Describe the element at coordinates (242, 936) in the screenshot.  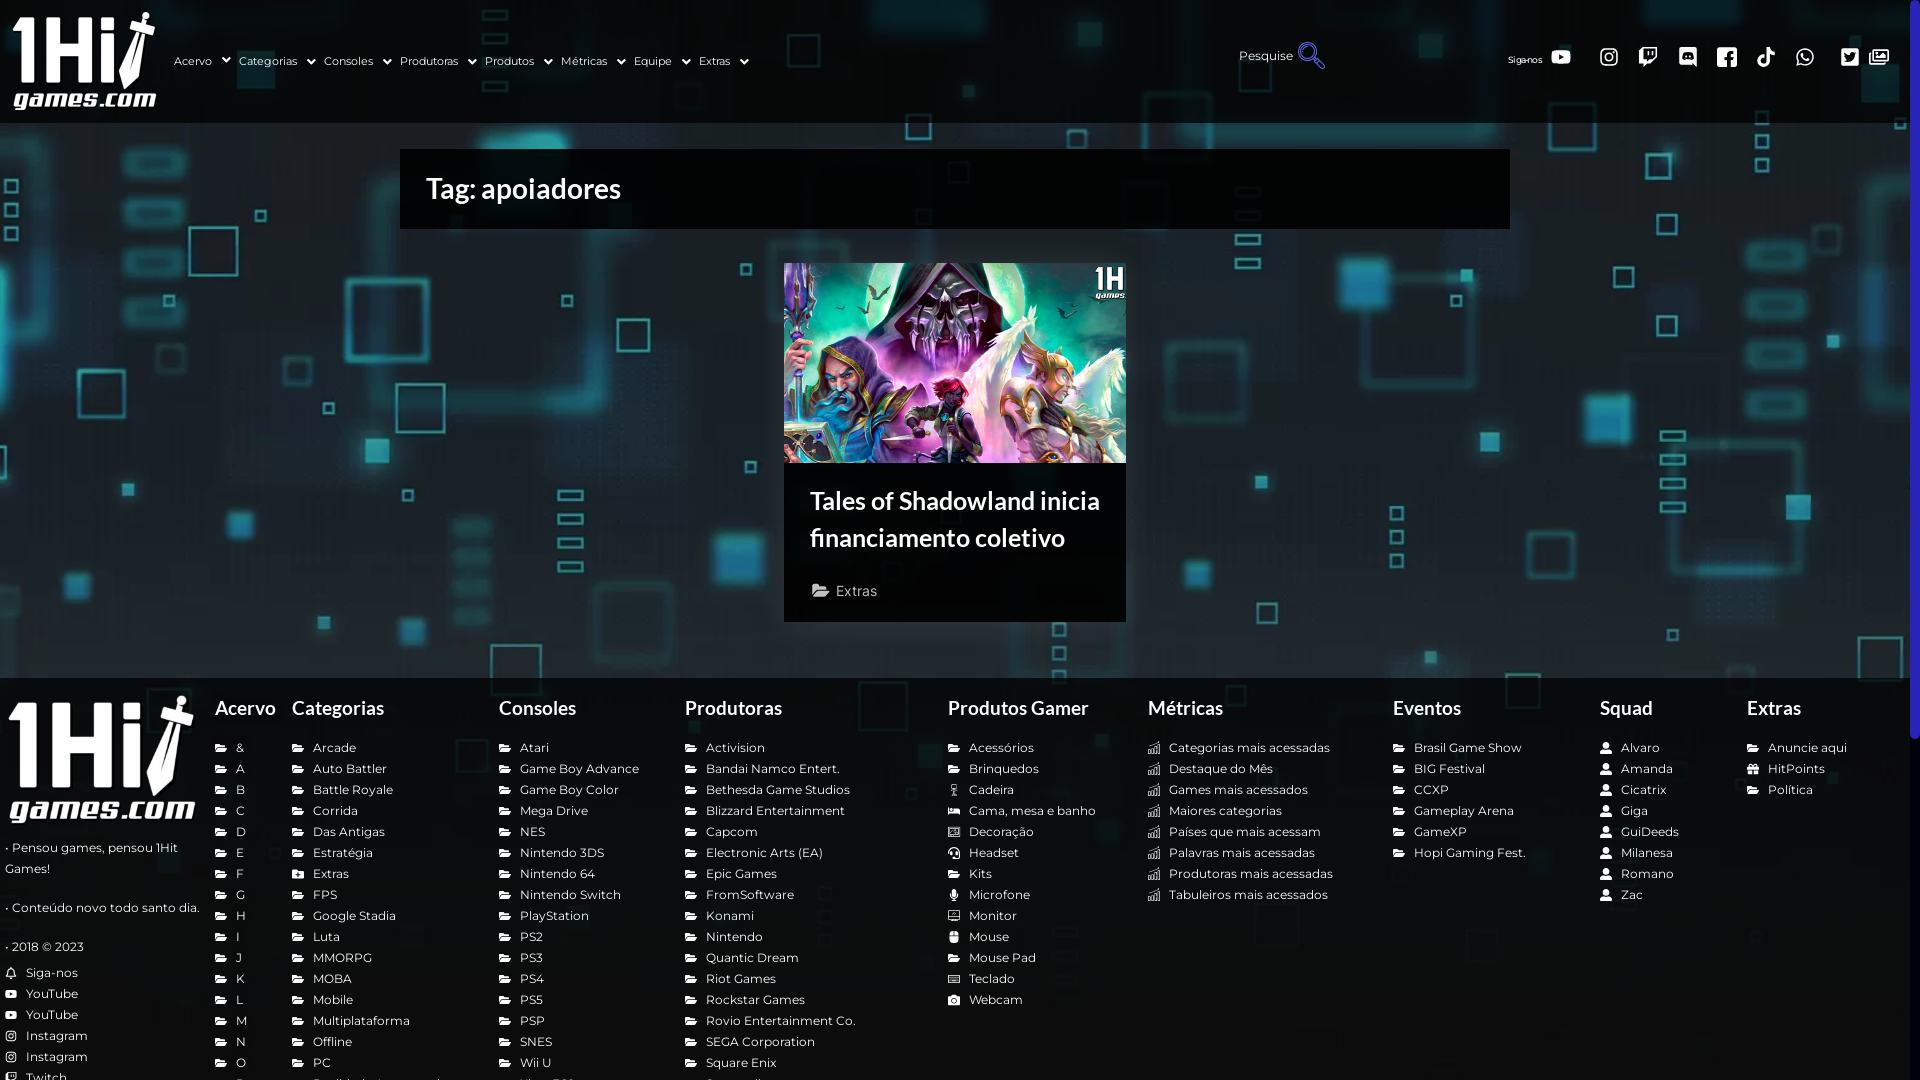
I see `'I'` at that location.